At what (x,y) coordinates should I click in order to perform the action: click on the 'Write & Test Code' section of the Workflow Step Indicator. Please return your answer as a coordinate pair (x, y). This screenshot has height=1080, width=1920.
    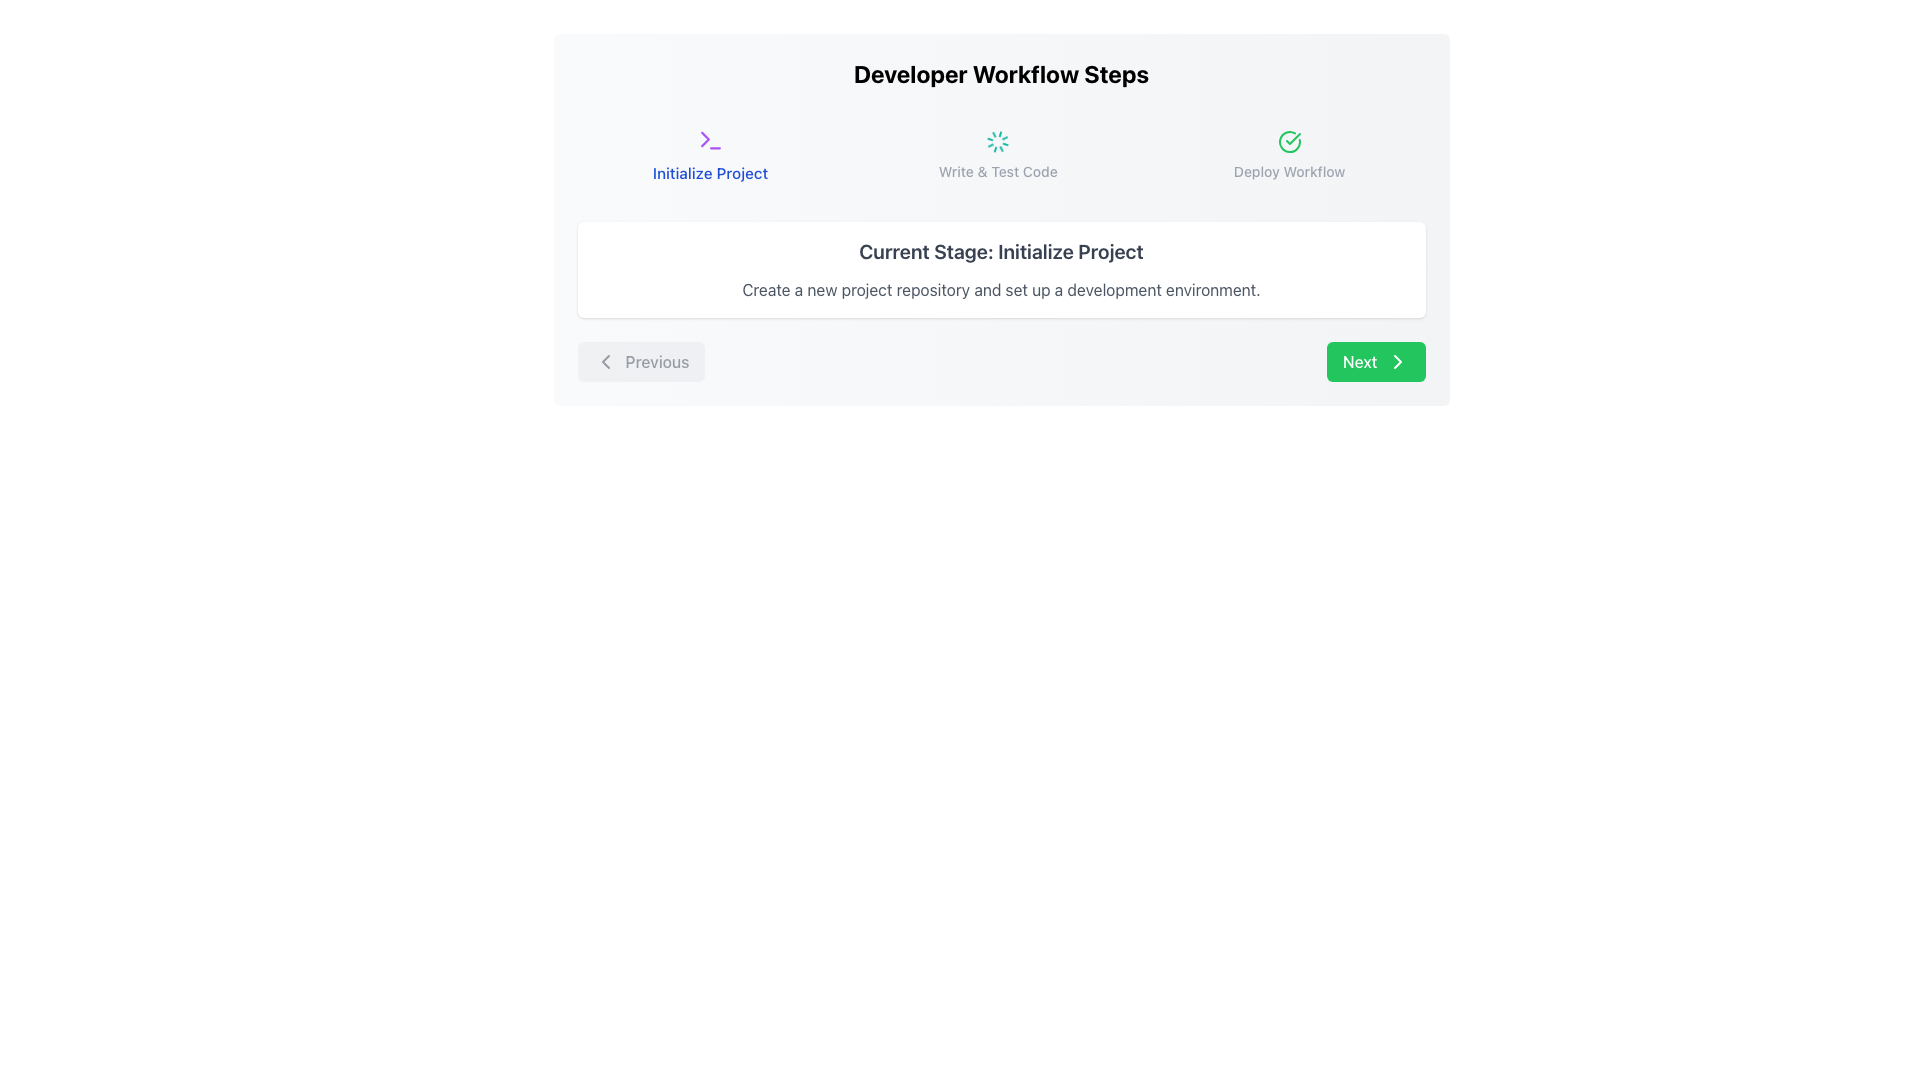
    Looking at the image, I should click on (1001, 154).